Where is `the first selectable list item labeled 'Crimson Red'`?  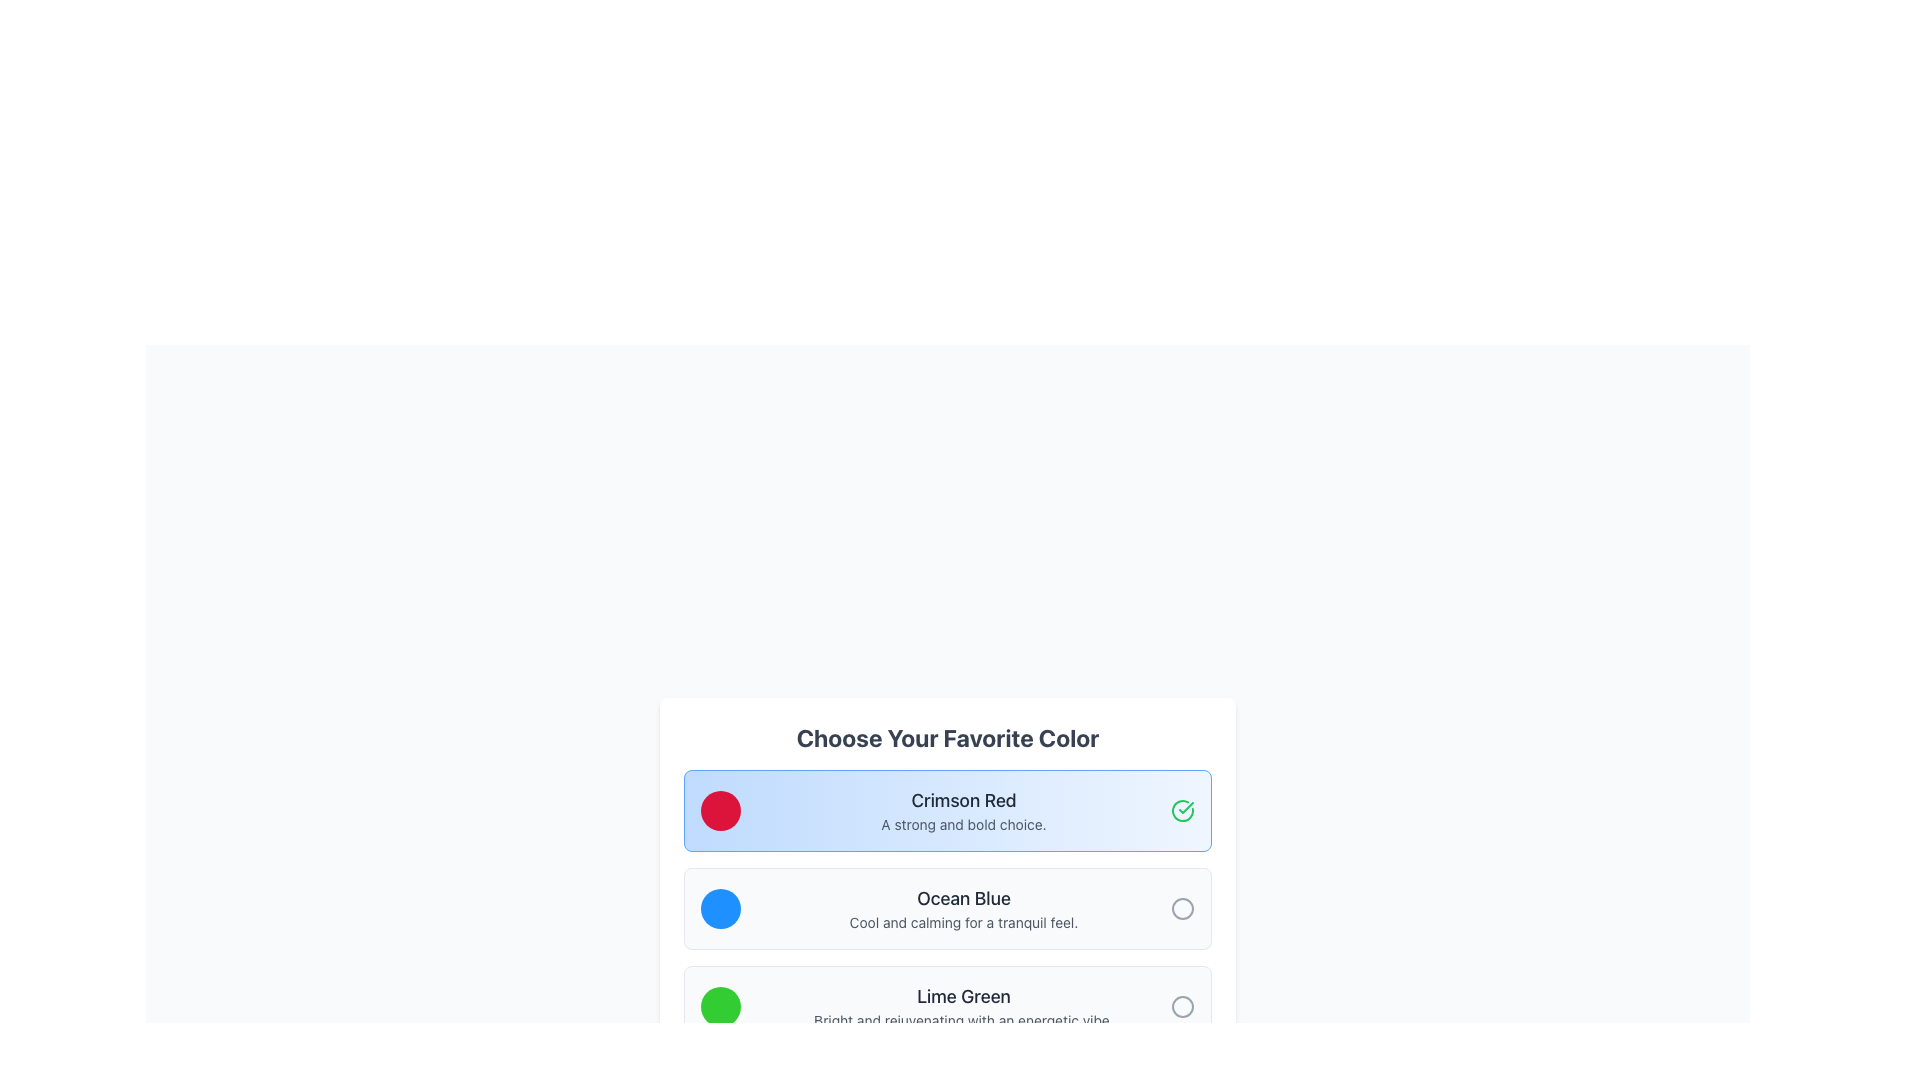
the first selectable list item labeled 'Crimson Red' is located at coordinates (947, 810).